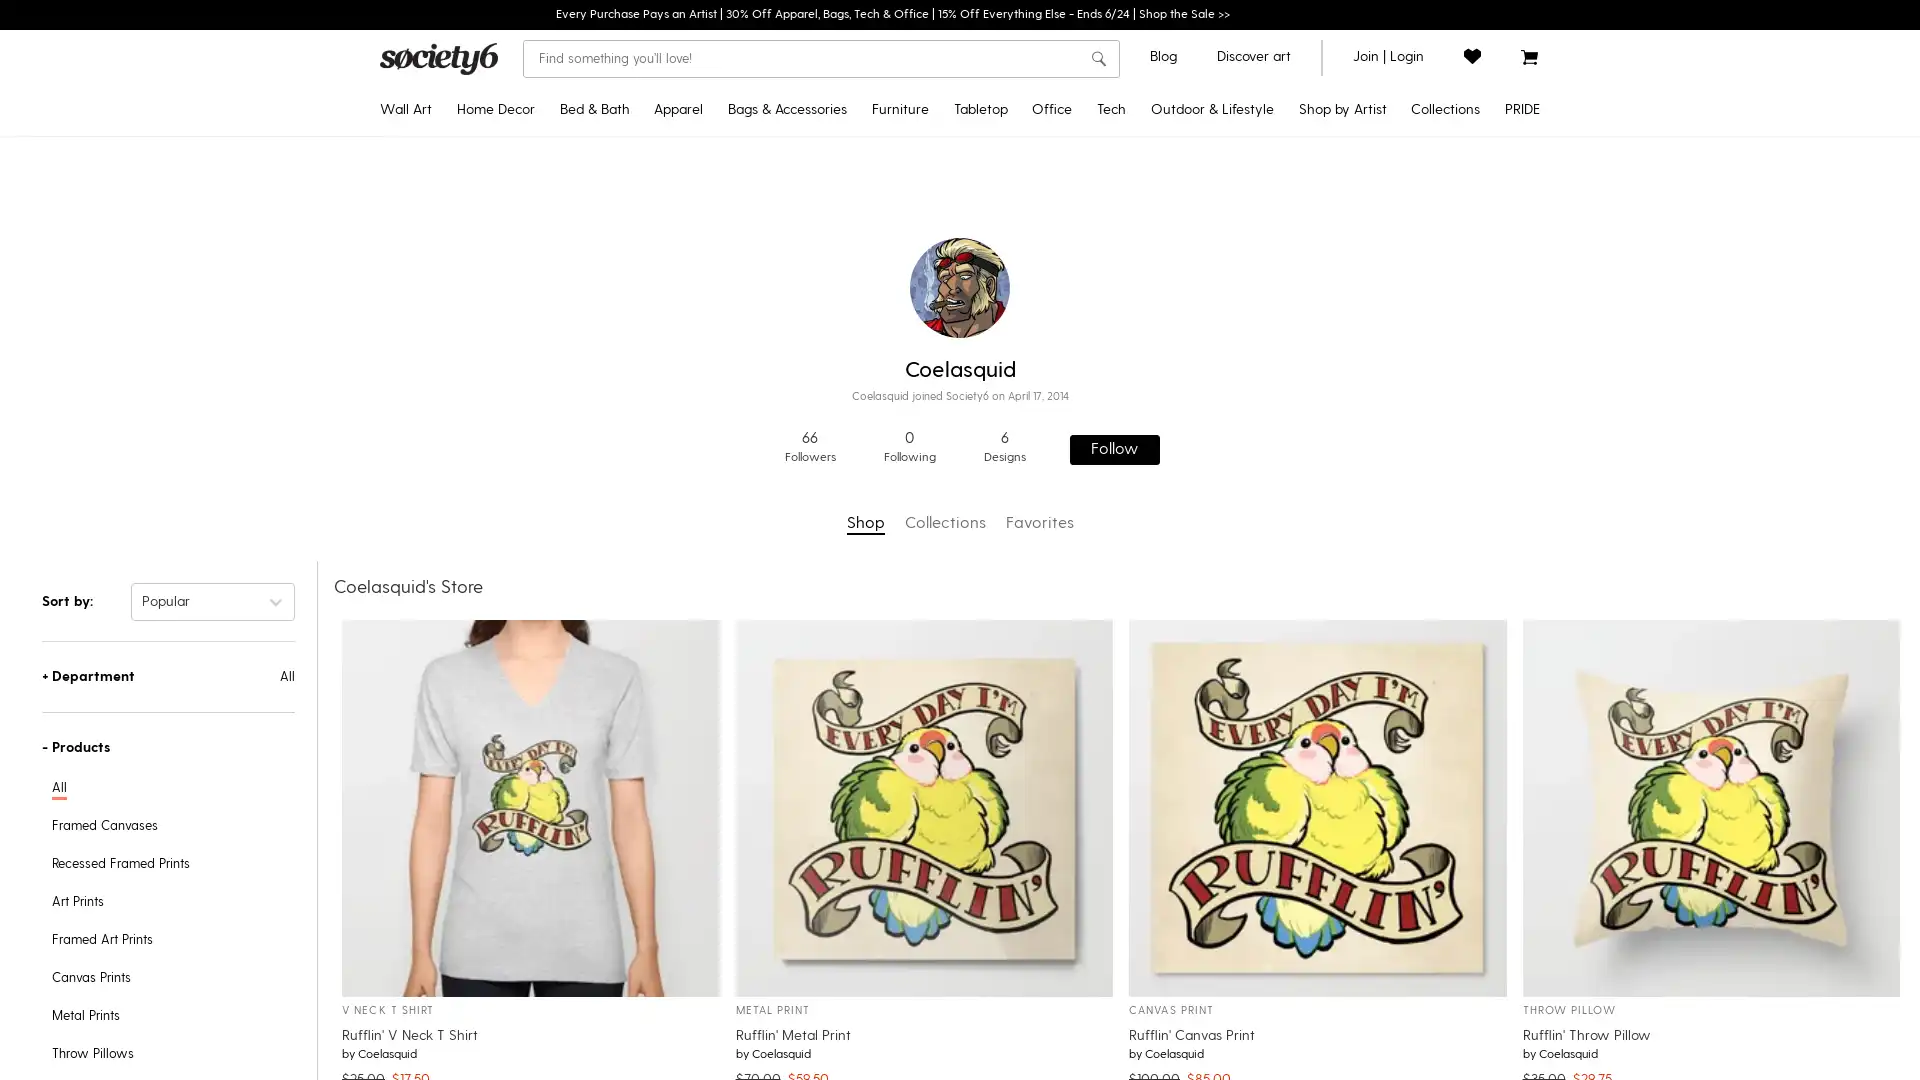 This screenshot has width=1920, height=1080. I want to click on Artist Showcase, so click(1288, 385).